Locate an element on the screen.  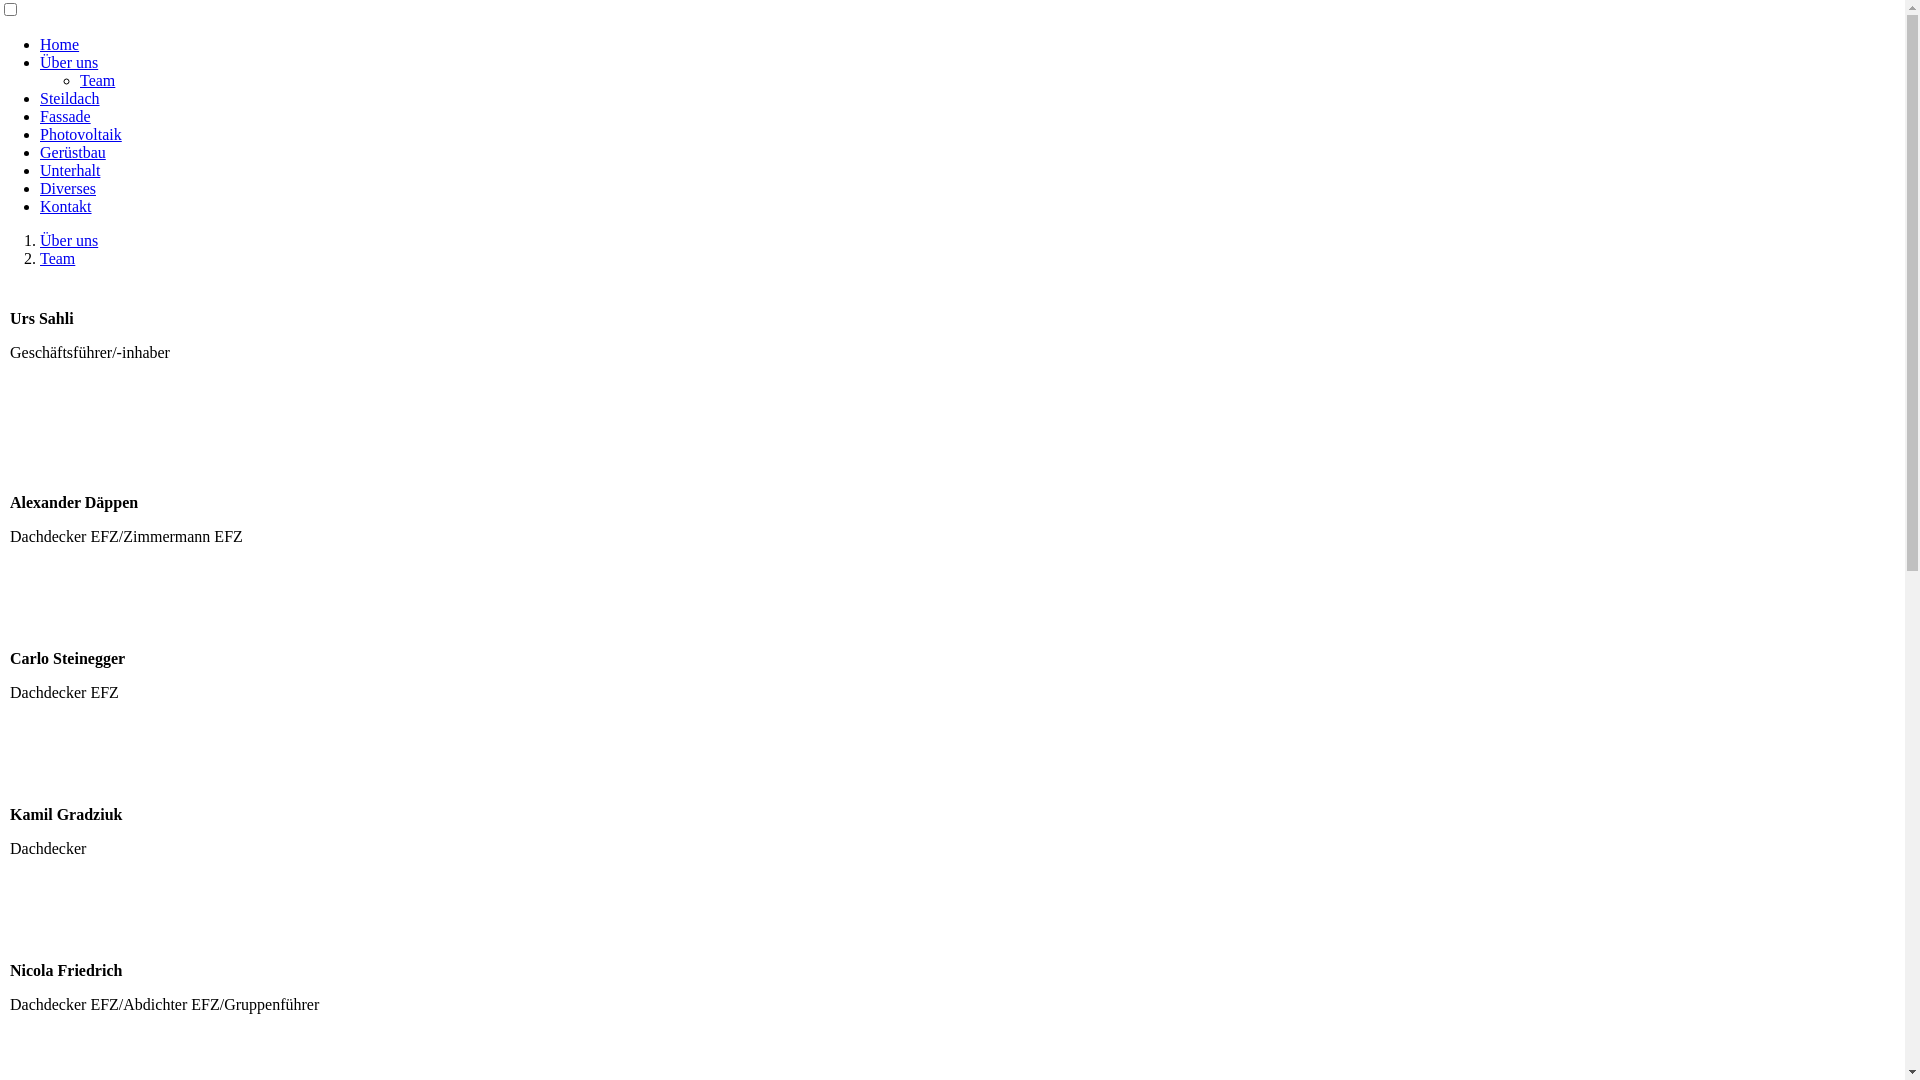
'Unterhalt' is located at coordinates (39, 169).